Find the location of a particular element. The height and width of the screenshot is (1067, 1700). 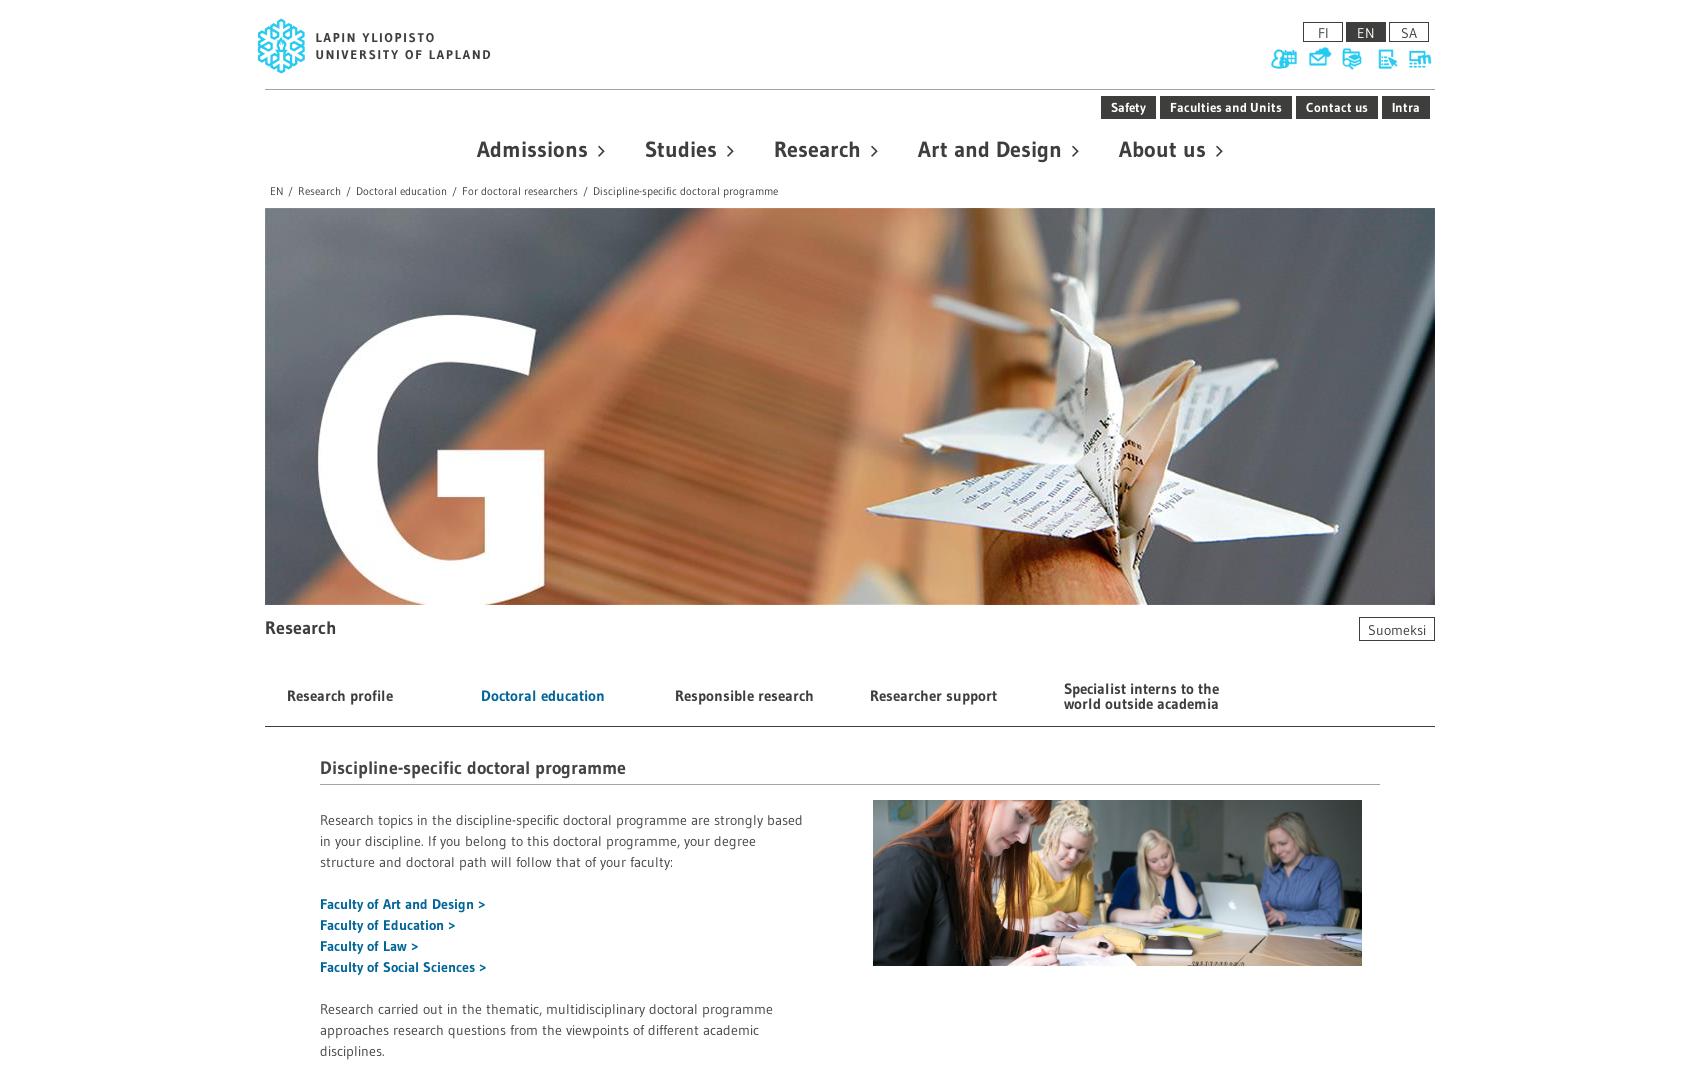

'Research profile' is located at coordinates (339, 695).